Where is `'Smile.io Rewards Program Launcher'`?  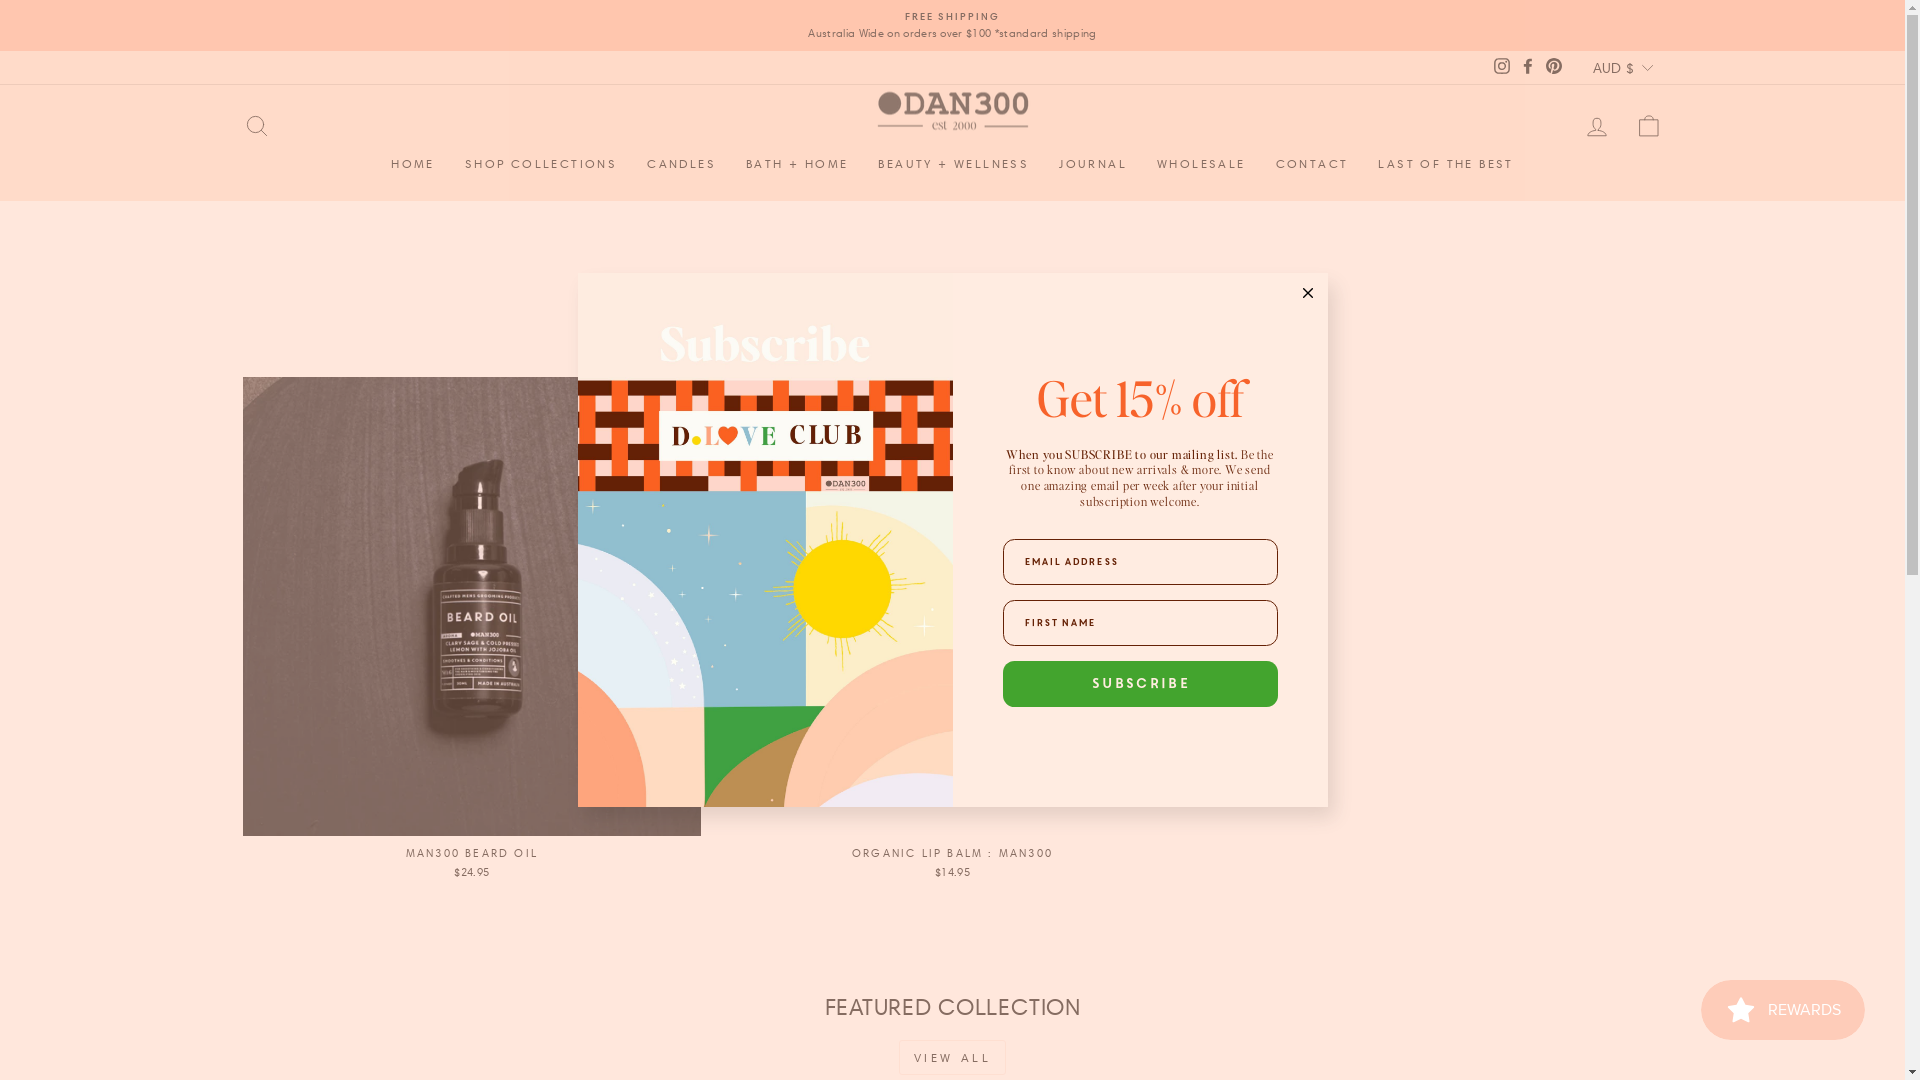 'Smile.io Rewards Program Launcher' is located at coordinates (1782, 1010).